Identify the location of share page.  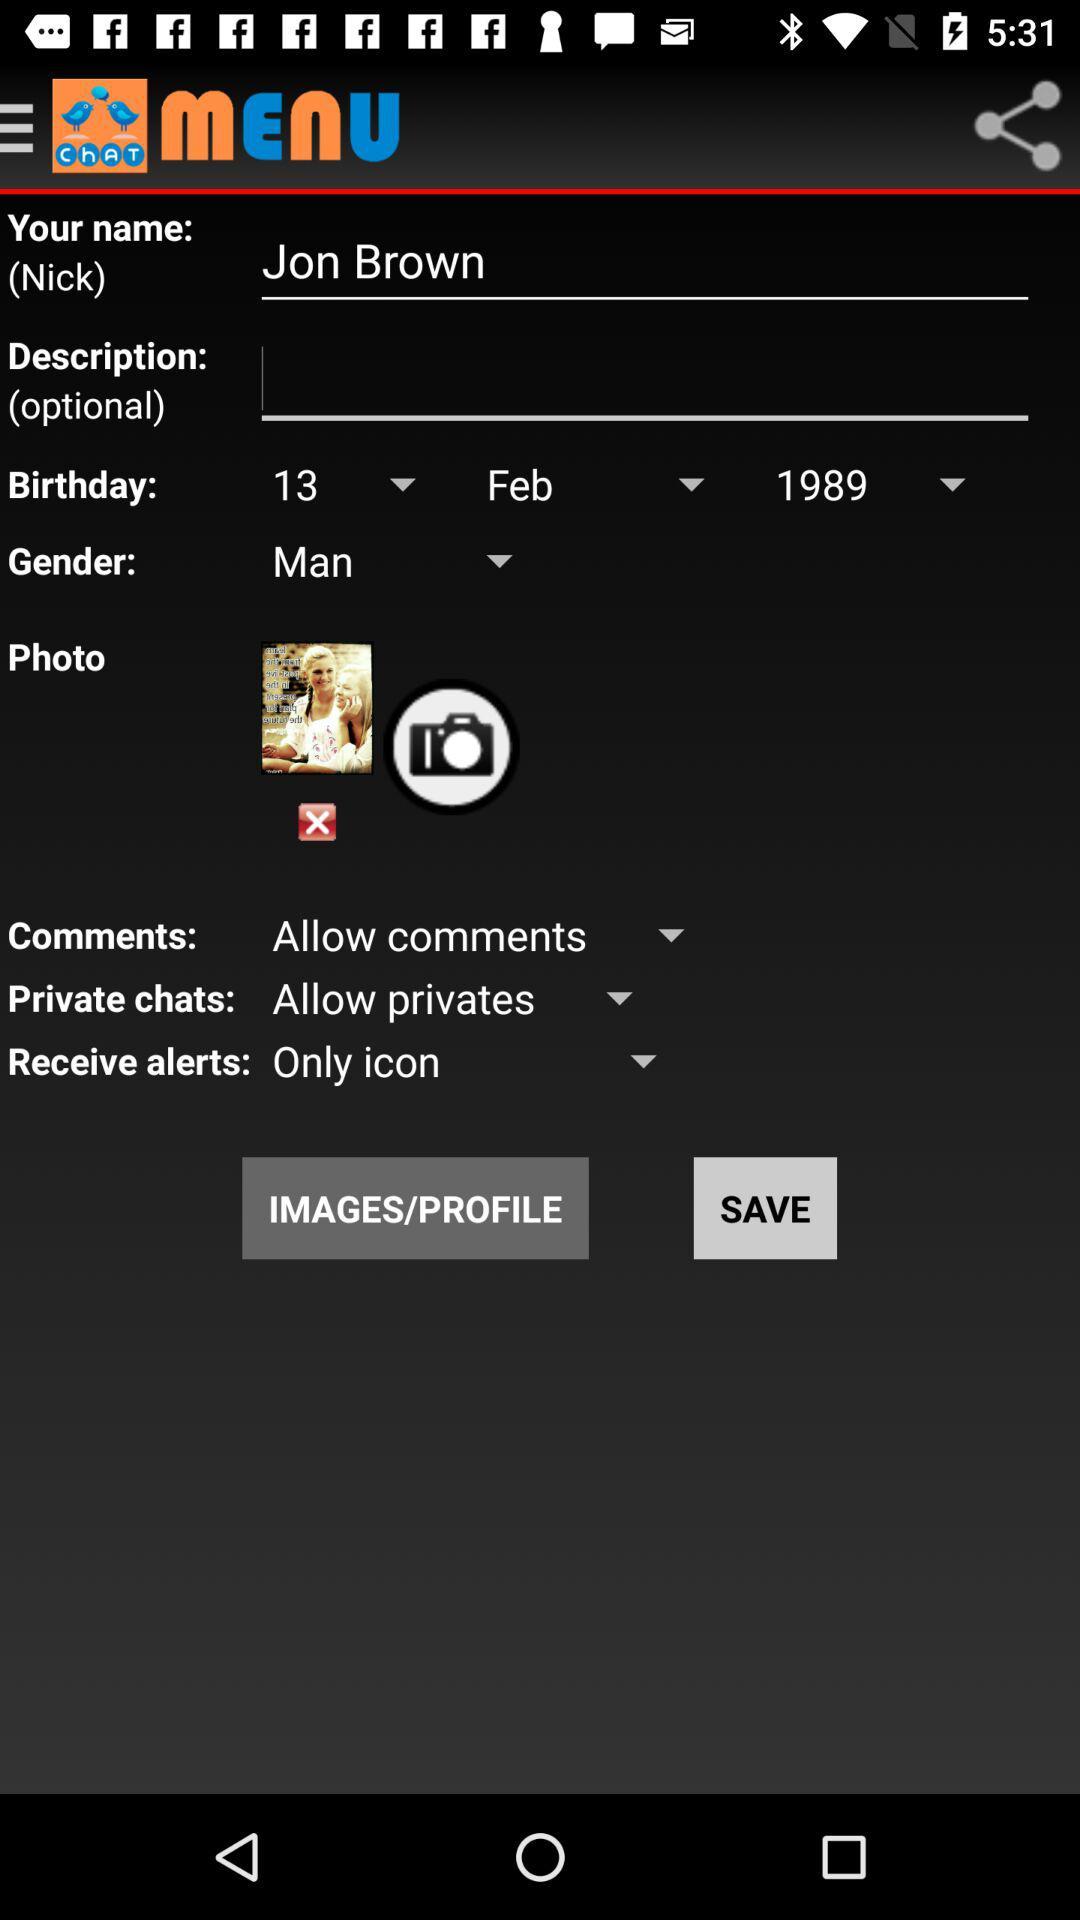
(1017, 124).